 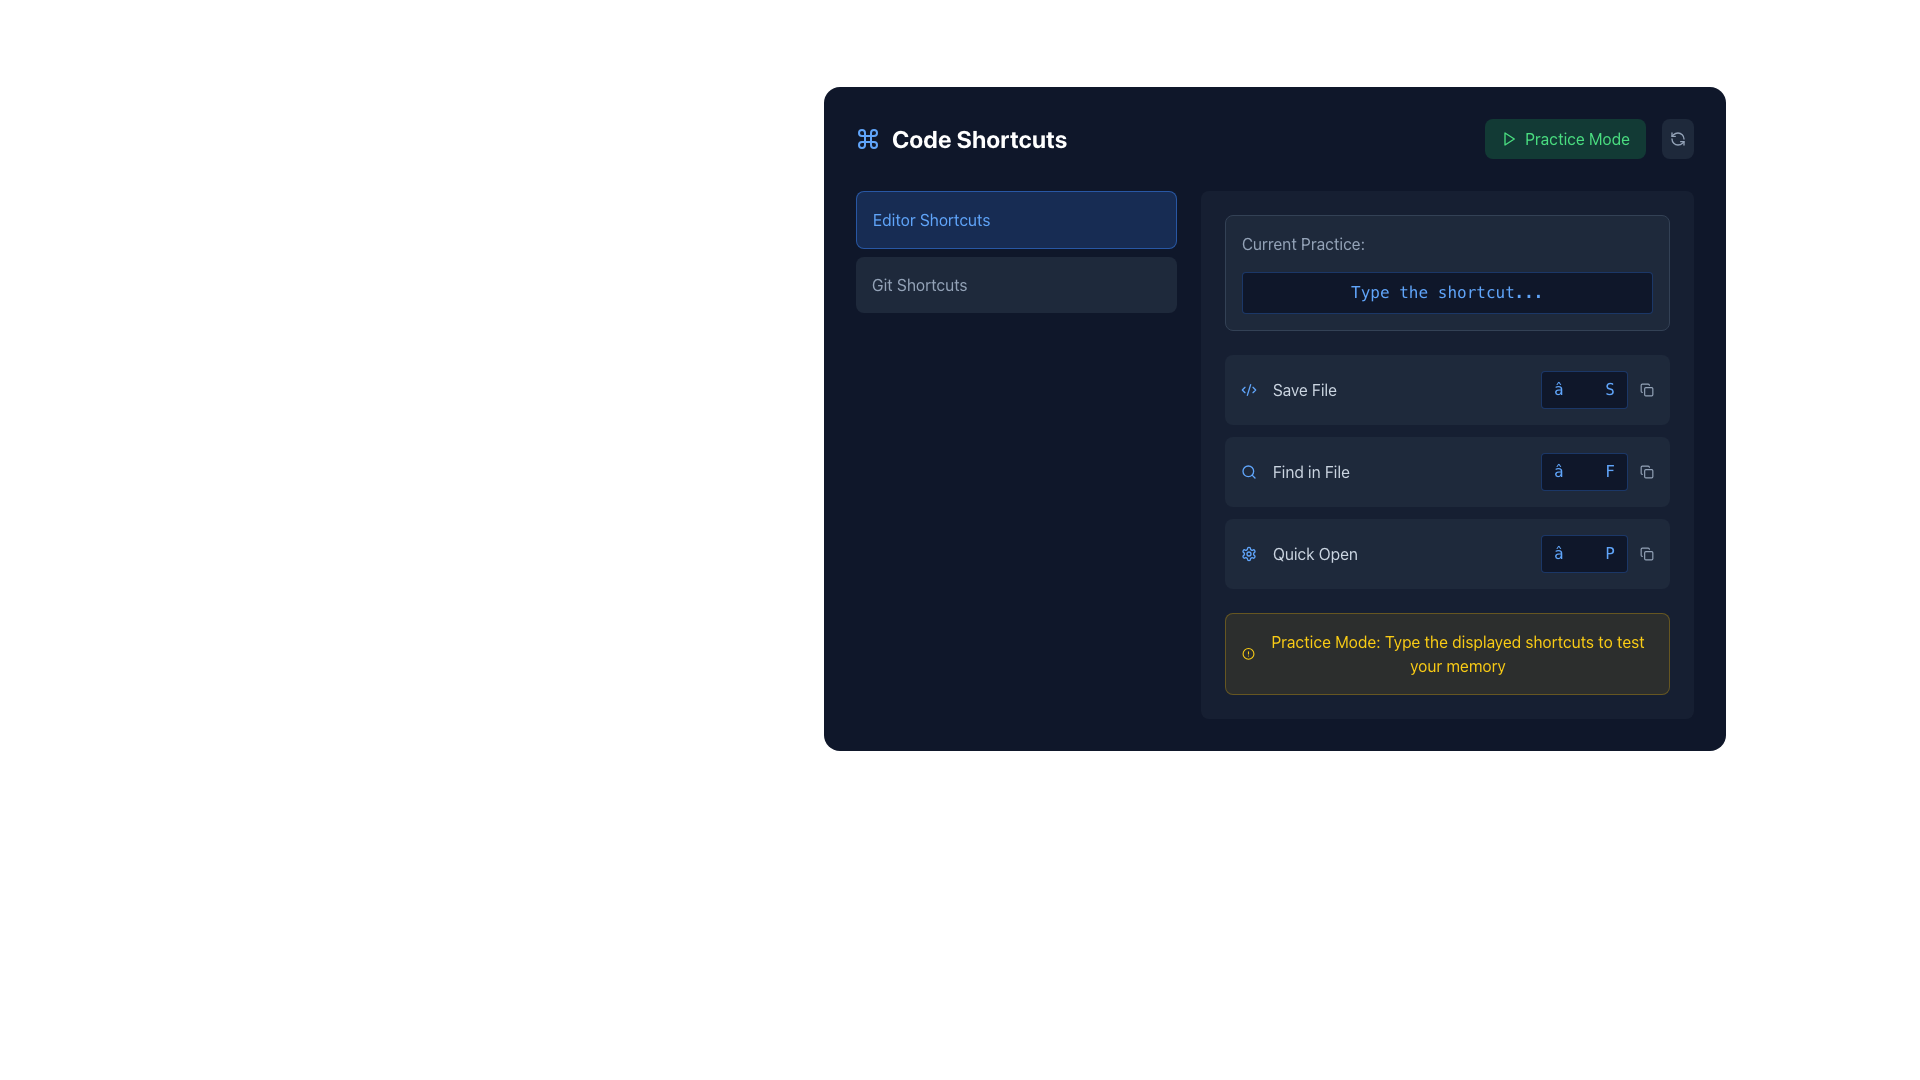 What do you see at coordinates (868, 137) in the screenshot?
I see `command symbol icon, which has a blue outline on a dark background and is located to the left of the 'Code Shortcuts' title text in the header section` at bounding box center [868, 137].